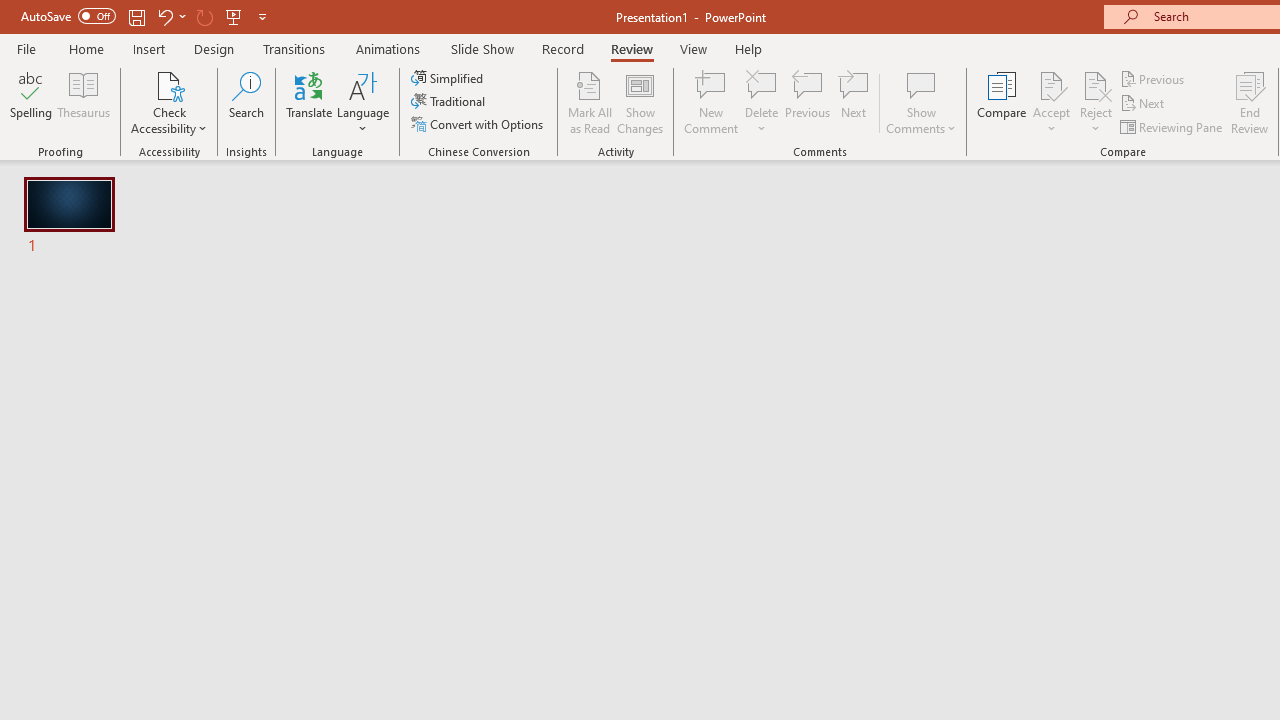 Image resolution: width=1280 pixels, height=720 pixels. What do you see at coordinates (82, 103) in the screenshot?
I see `'Thesaurus...'` at bounding box center [82, 103].